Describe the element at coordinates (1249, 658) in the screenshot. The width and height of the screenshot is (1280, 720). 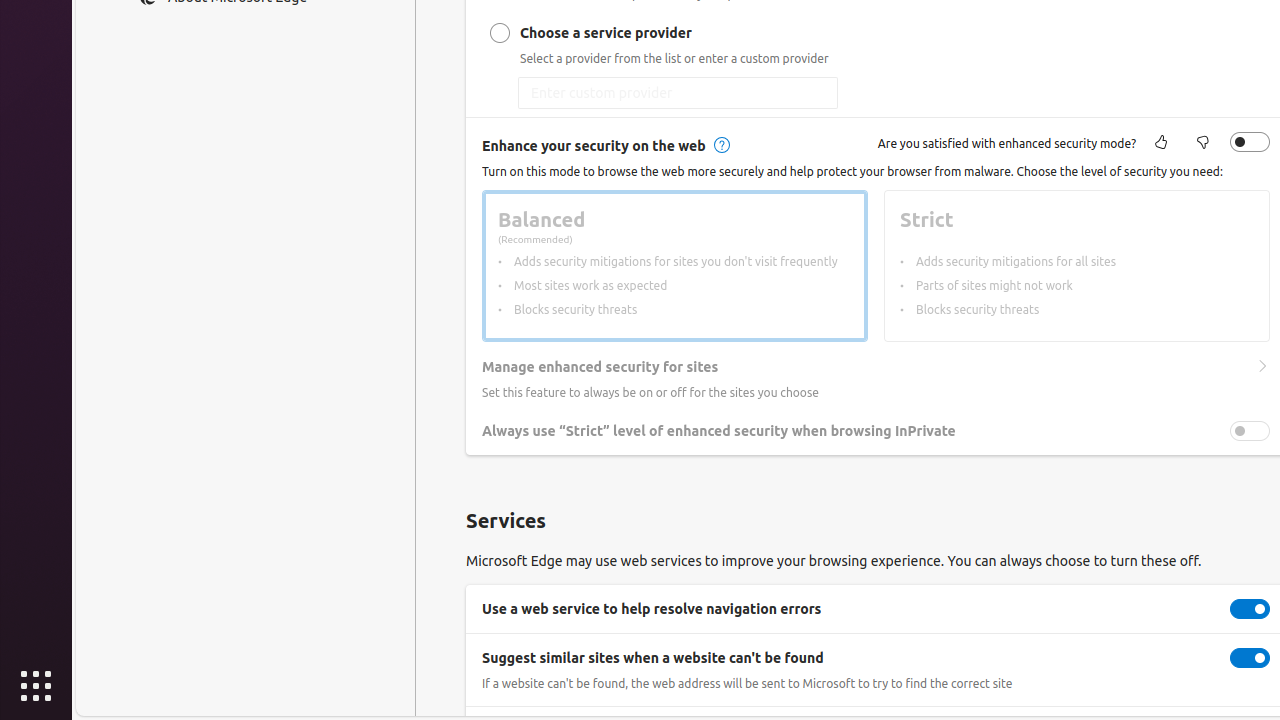
I see `'Suggest similar sites when a website can'` at that location.